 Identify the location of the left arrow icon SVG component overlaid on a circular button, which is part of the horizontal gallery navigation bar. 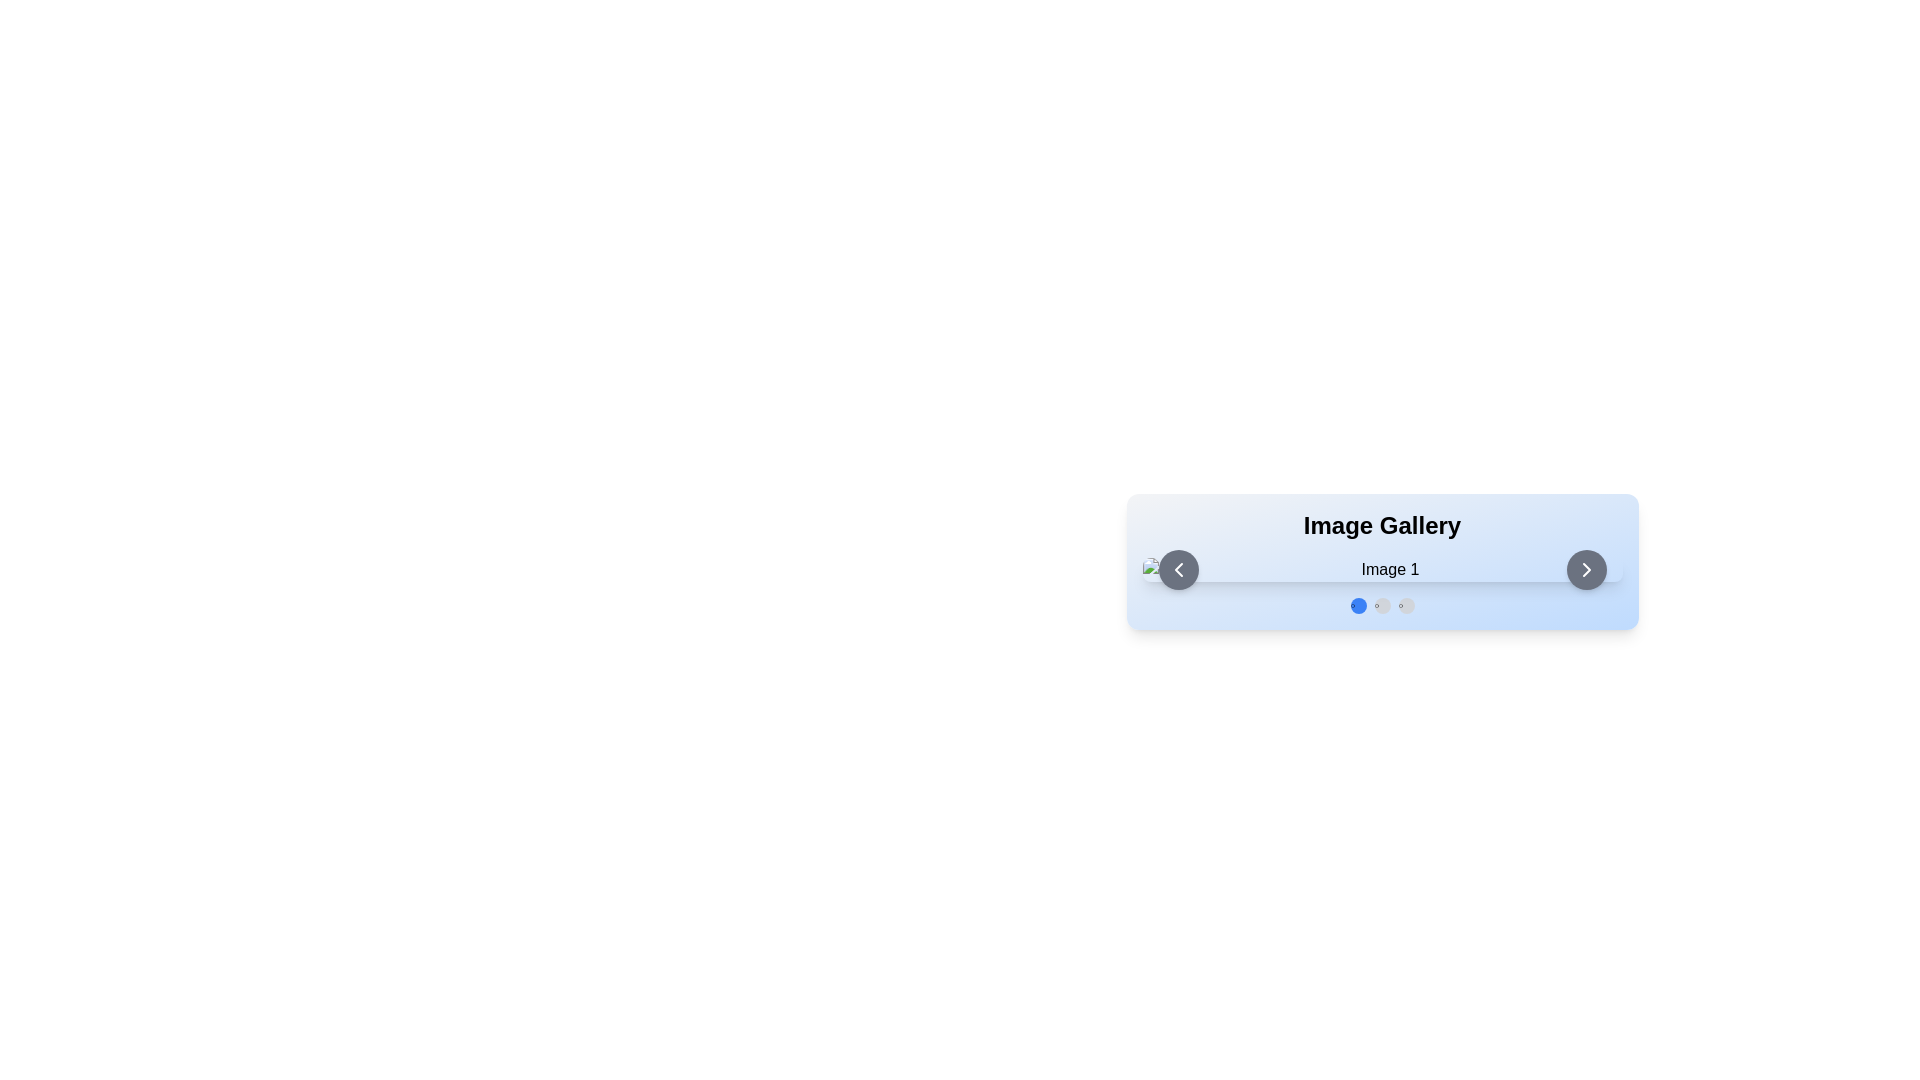
(1178, 570).